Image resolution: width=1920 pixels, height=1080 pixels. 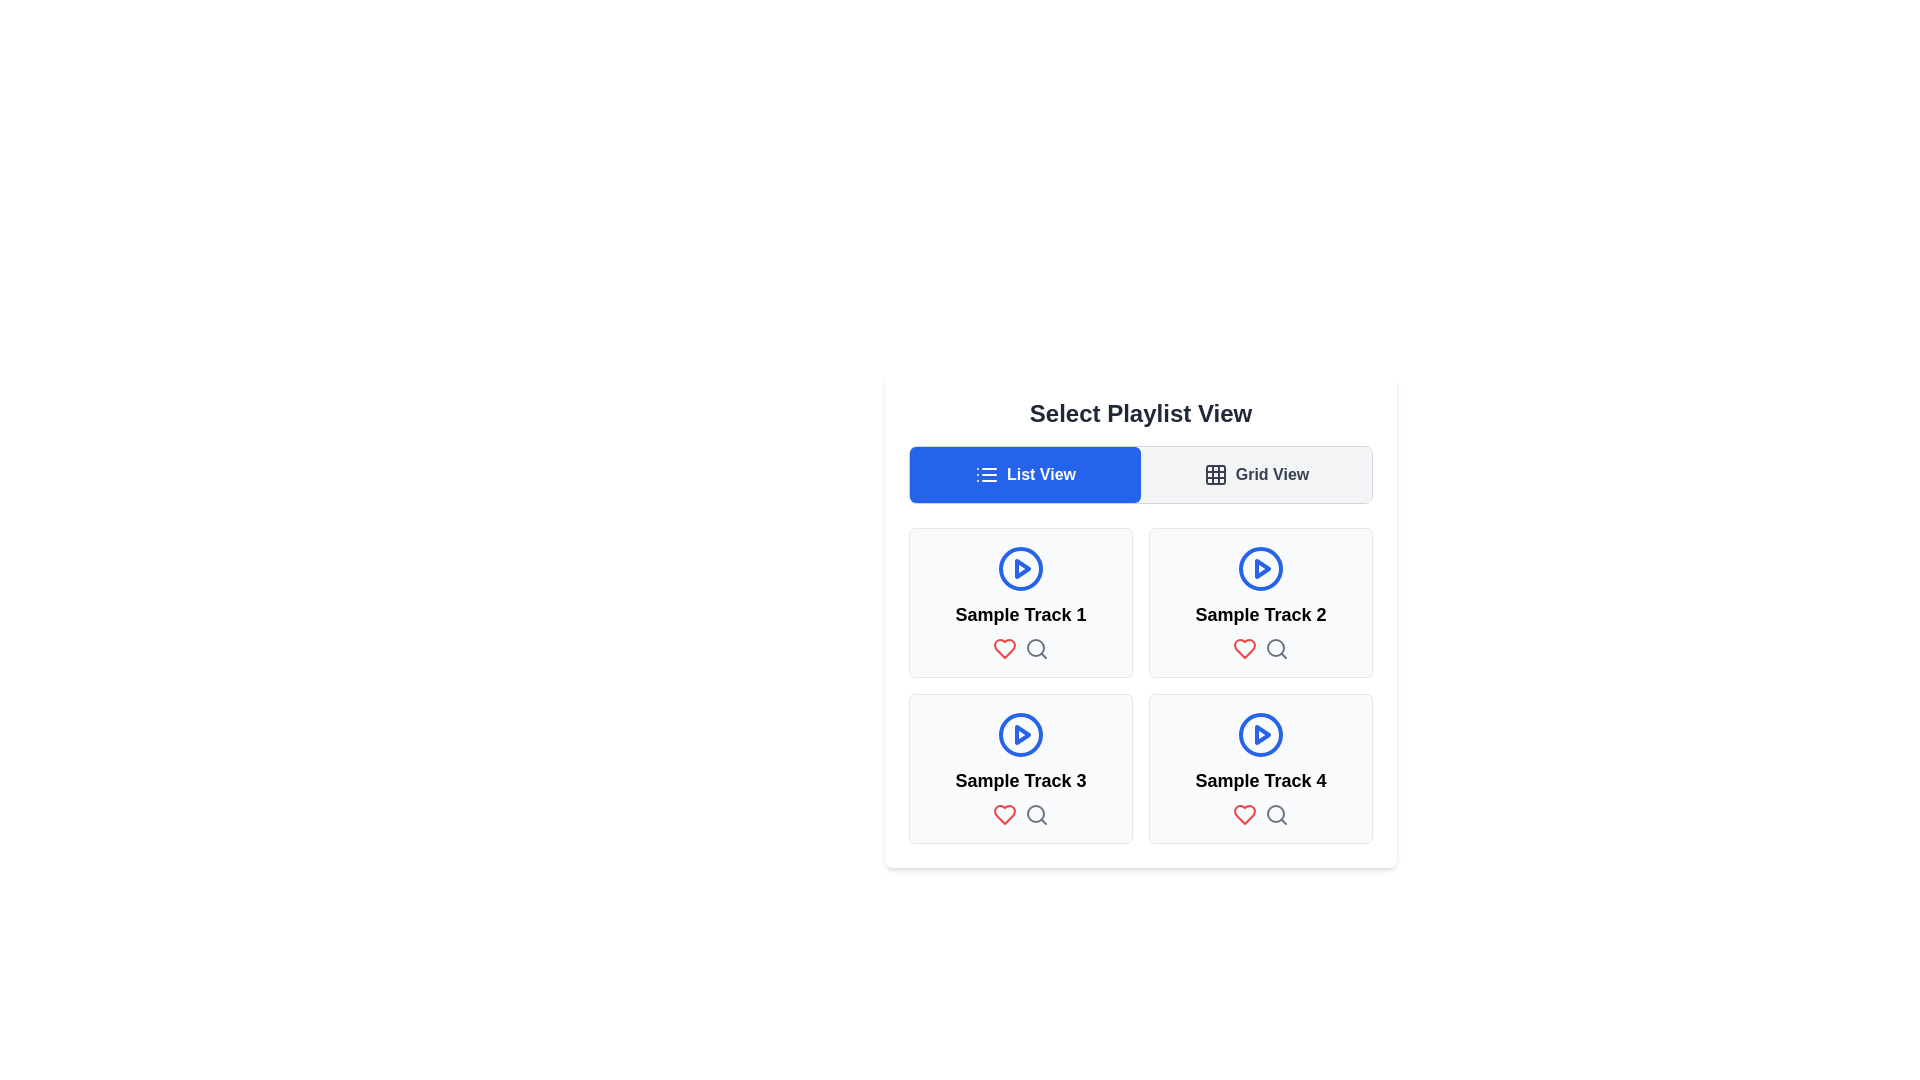 I want to click on the search or zoom functionality icon located beneath 'Sample Track 2', so click(x=1275, y=648).